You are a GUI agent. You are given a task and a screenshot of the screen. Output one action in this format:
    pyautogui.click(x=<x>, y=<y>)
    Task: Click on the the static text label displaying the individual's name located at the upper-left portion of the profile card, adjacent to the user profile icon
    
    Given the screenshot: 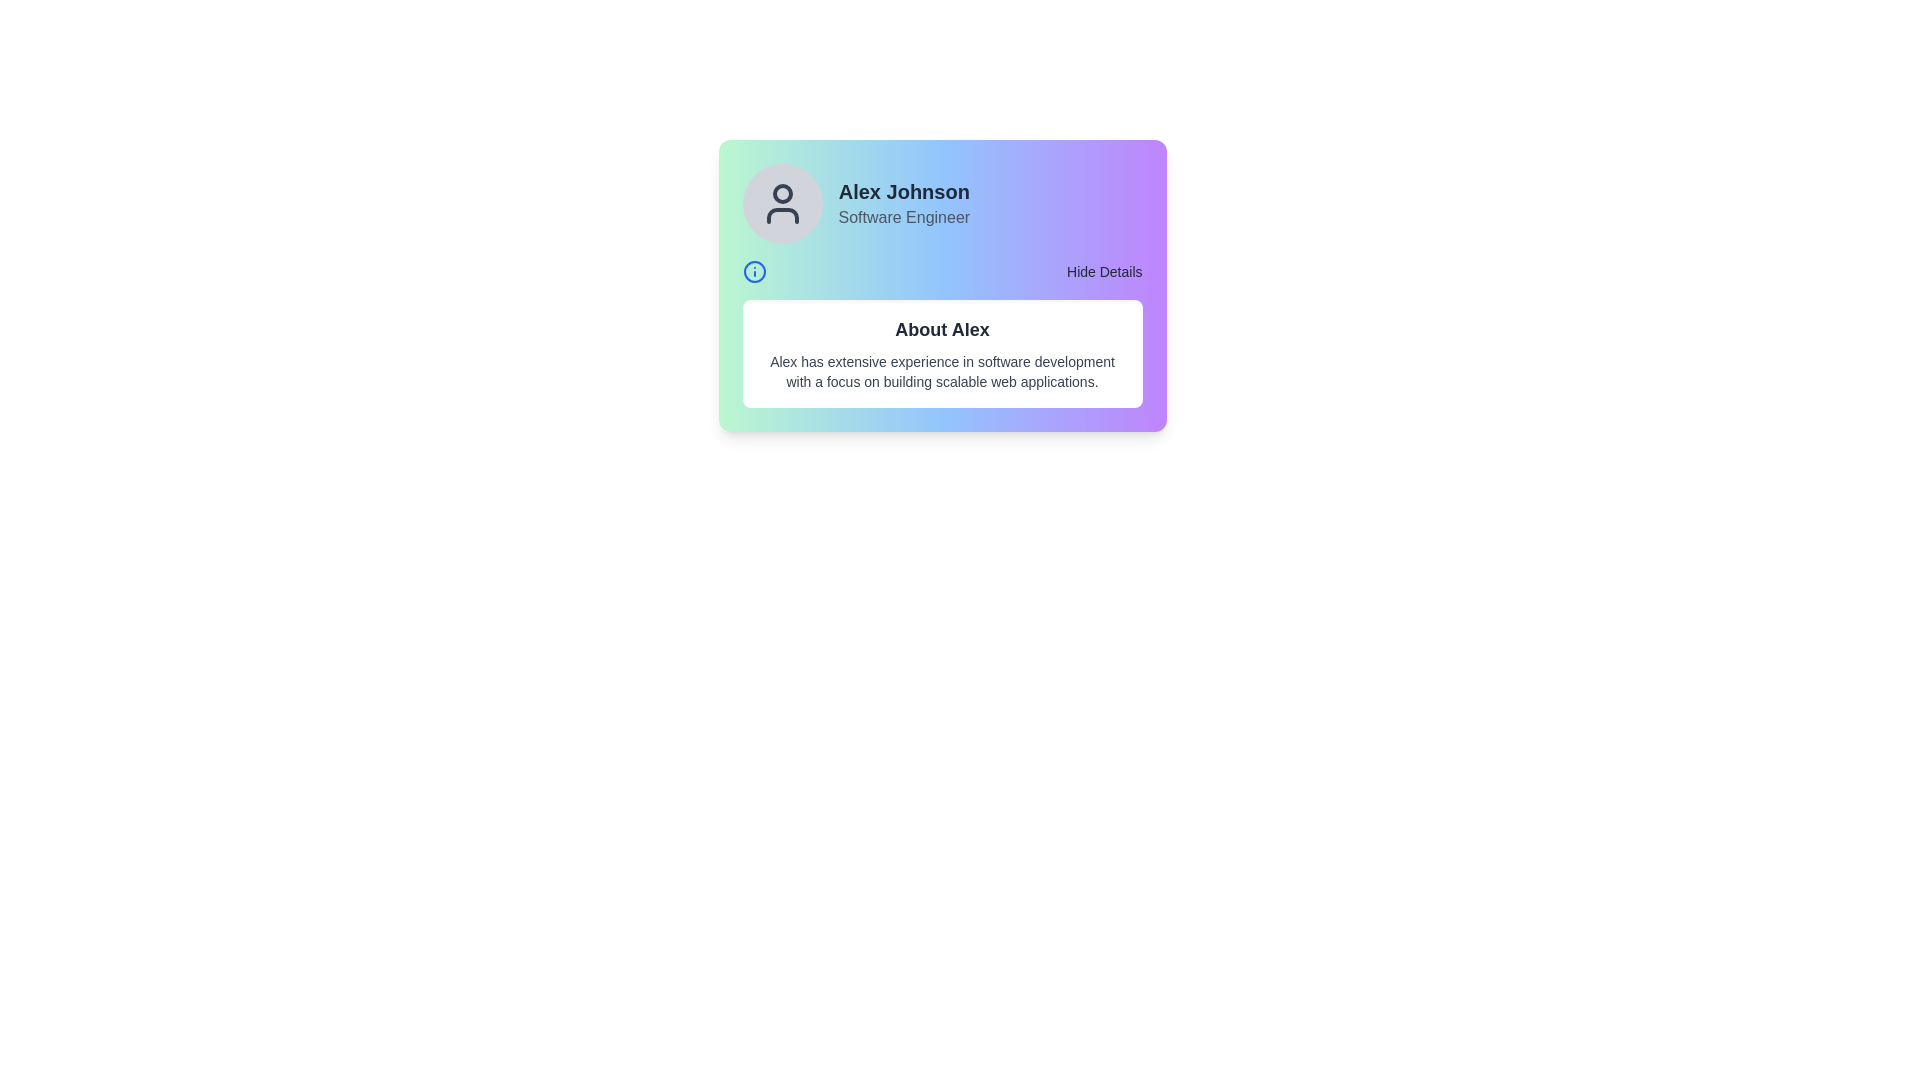 What is the action you would take?
    pyautogui.click(x=903, y=192)
    